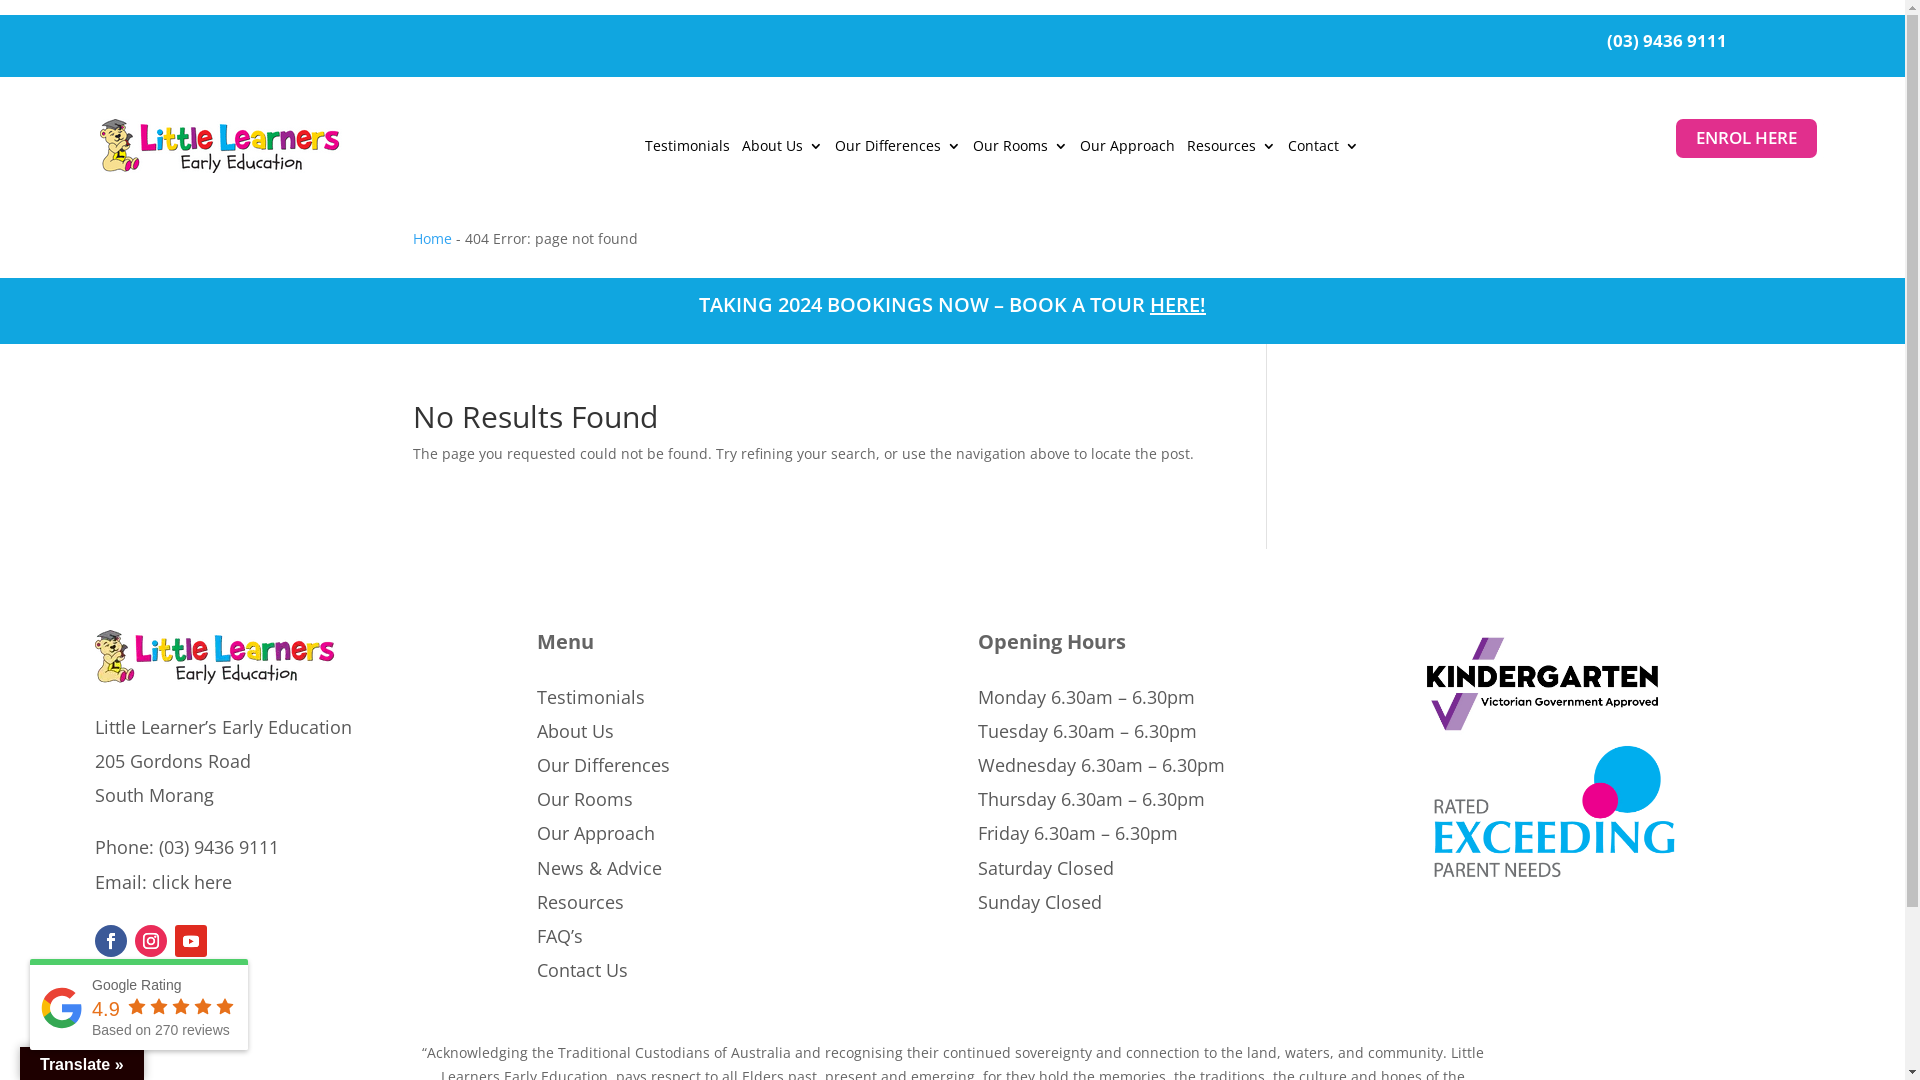 Image resolution: width=1920 pixels, height=1080 pixels. Describe the element at coordinates (598, 866) in the screenshot. I see `'News & Advice'` at that location.